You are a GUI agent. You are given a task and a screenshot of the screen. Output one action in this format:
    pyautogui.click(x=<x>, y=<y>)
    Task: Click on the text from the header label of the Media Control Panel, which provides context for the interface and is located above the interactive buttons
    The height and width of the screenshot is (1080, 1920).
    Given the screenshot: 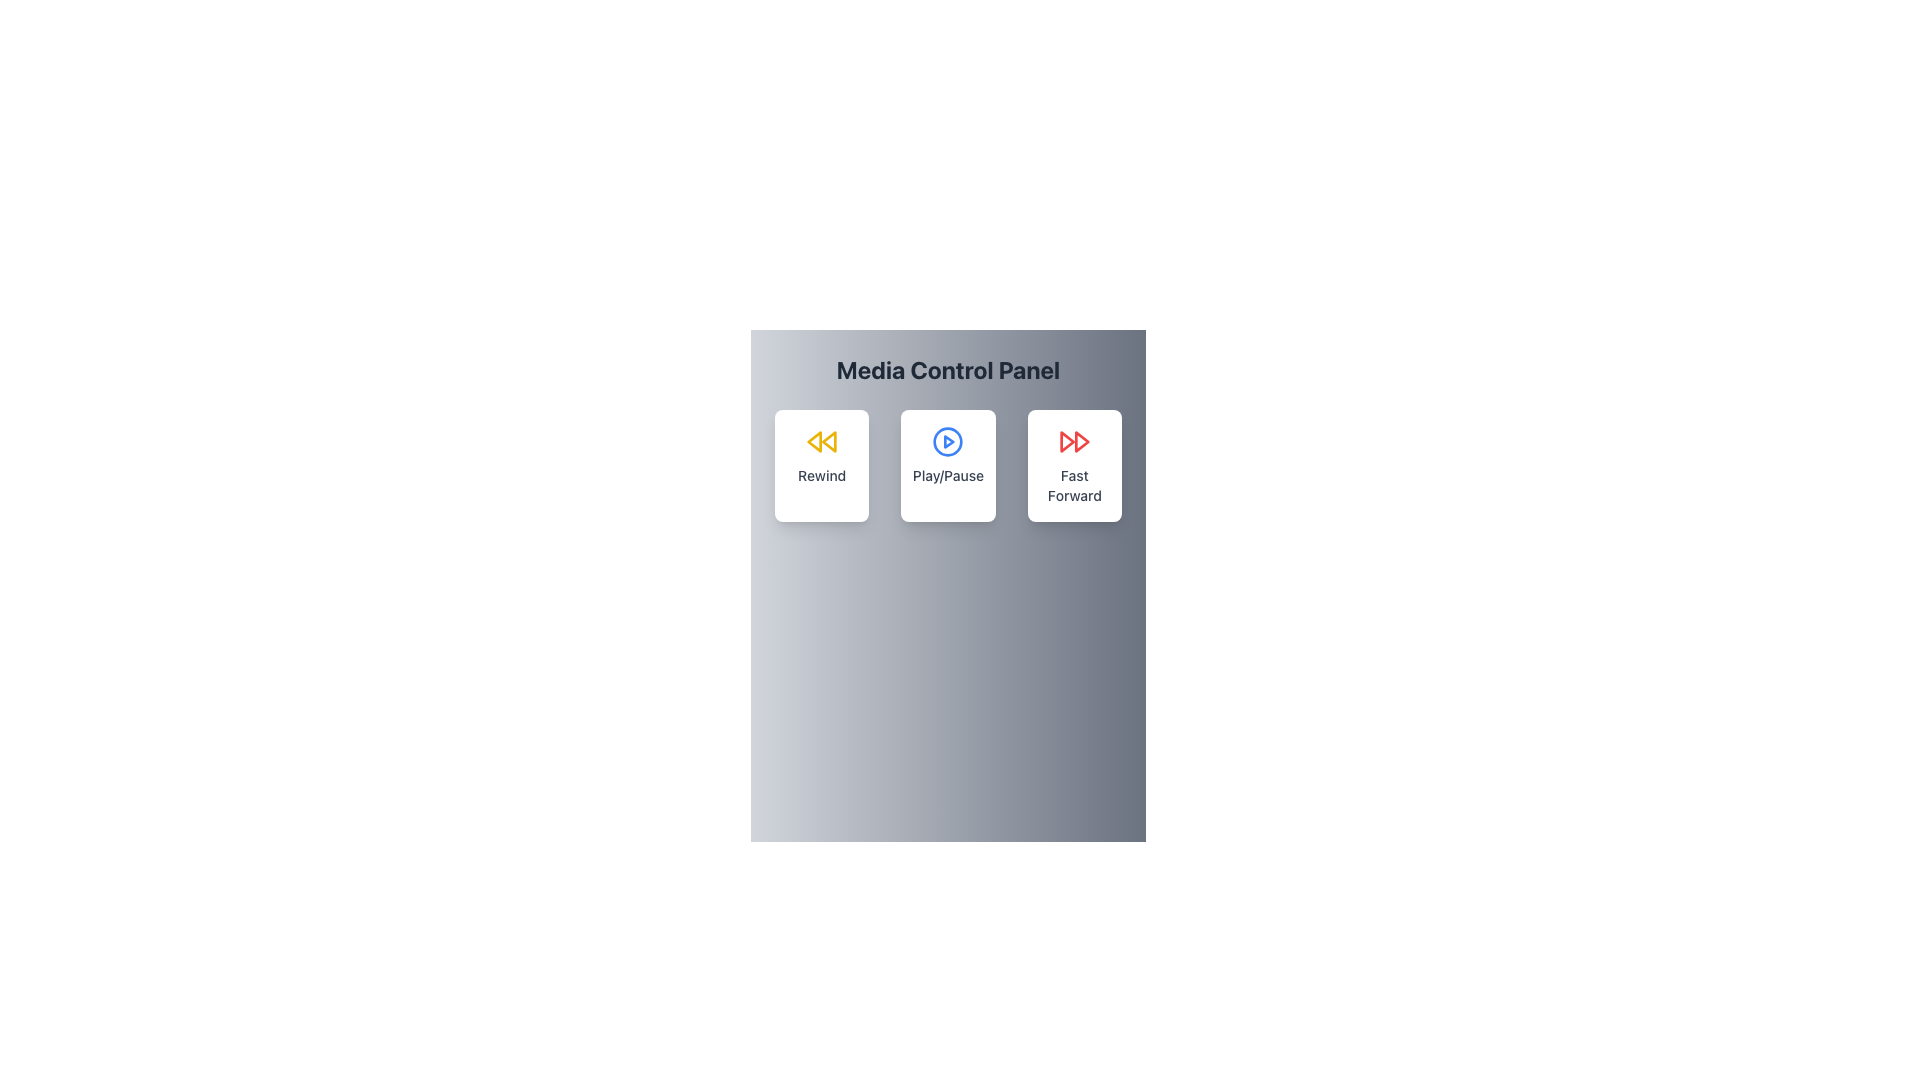 What is the action you would take?
    pyautogui.click(x=947, y=370)
    